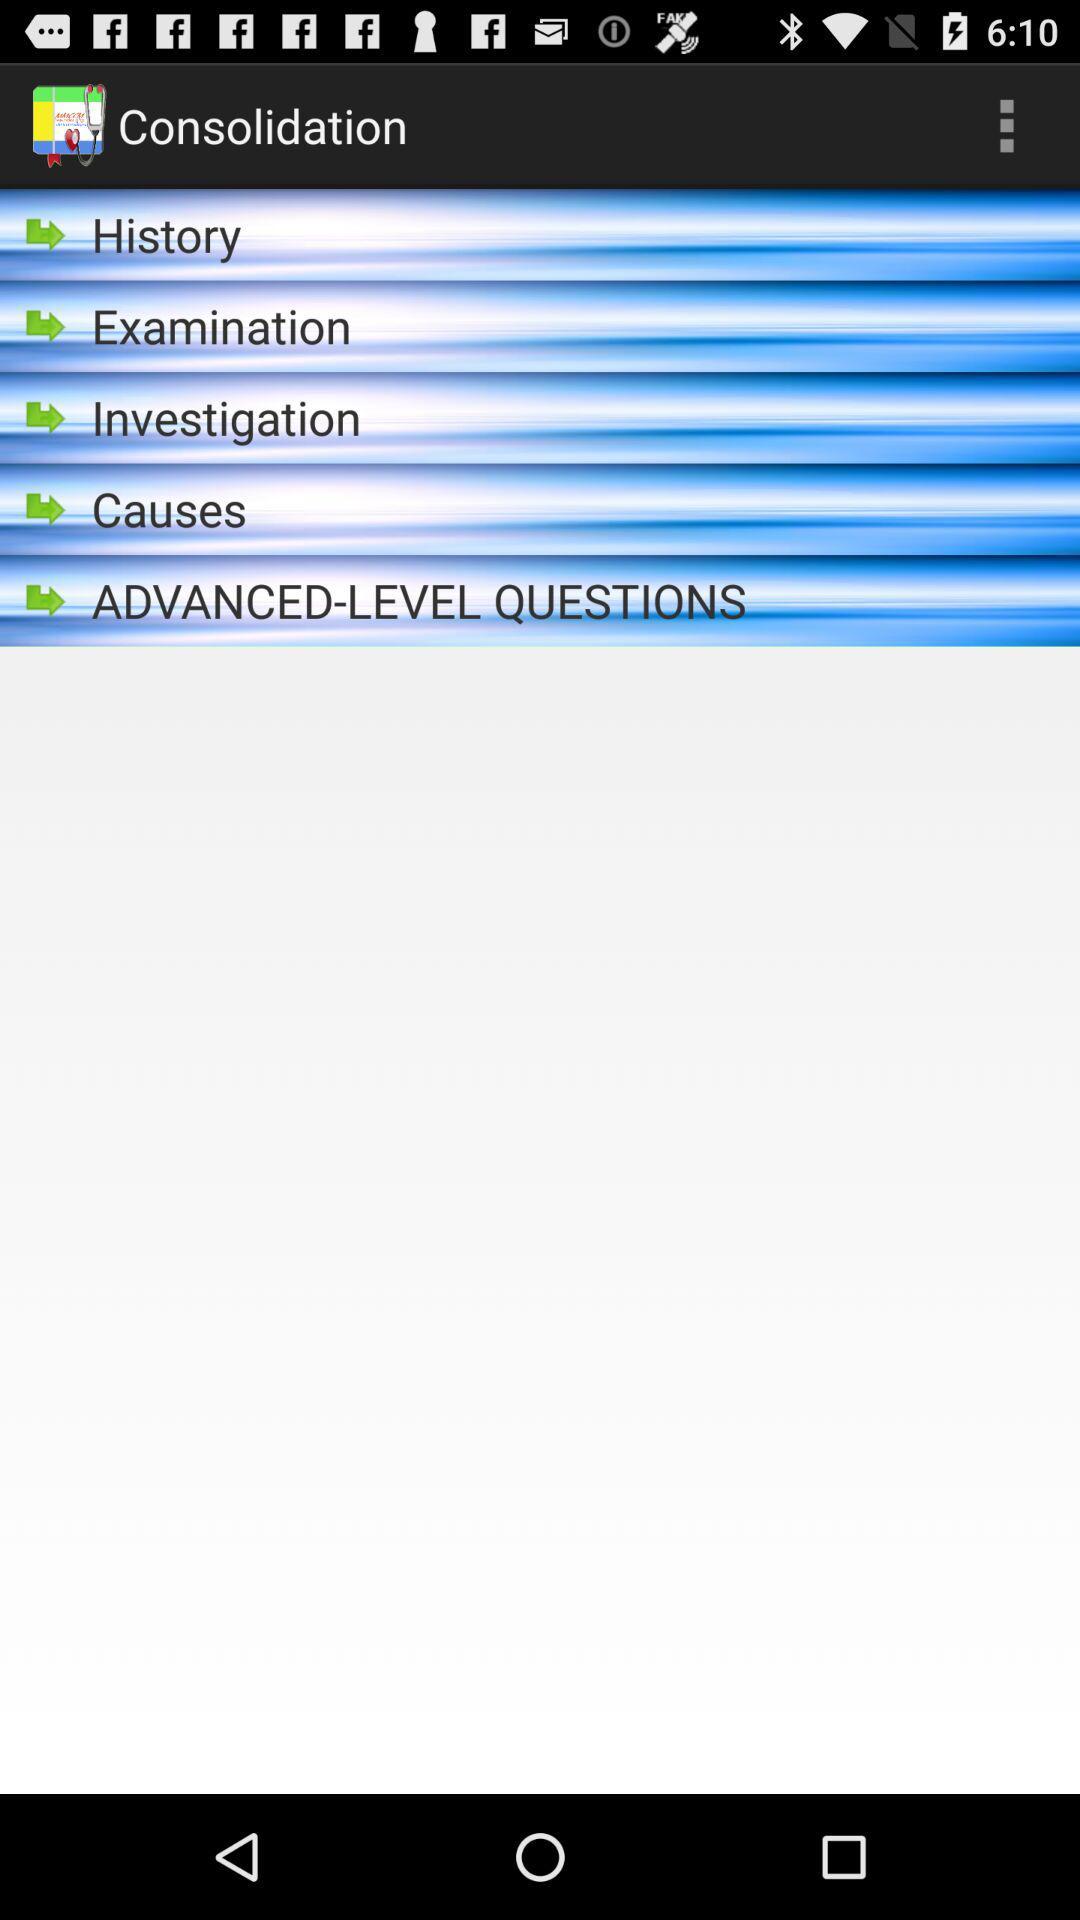 Image resolution: width=1080 pixels, height=1920 pixels. Describe the element at coordinates (1006, 124) in the screenshot. I see `the icon at the top right corner` at that location.